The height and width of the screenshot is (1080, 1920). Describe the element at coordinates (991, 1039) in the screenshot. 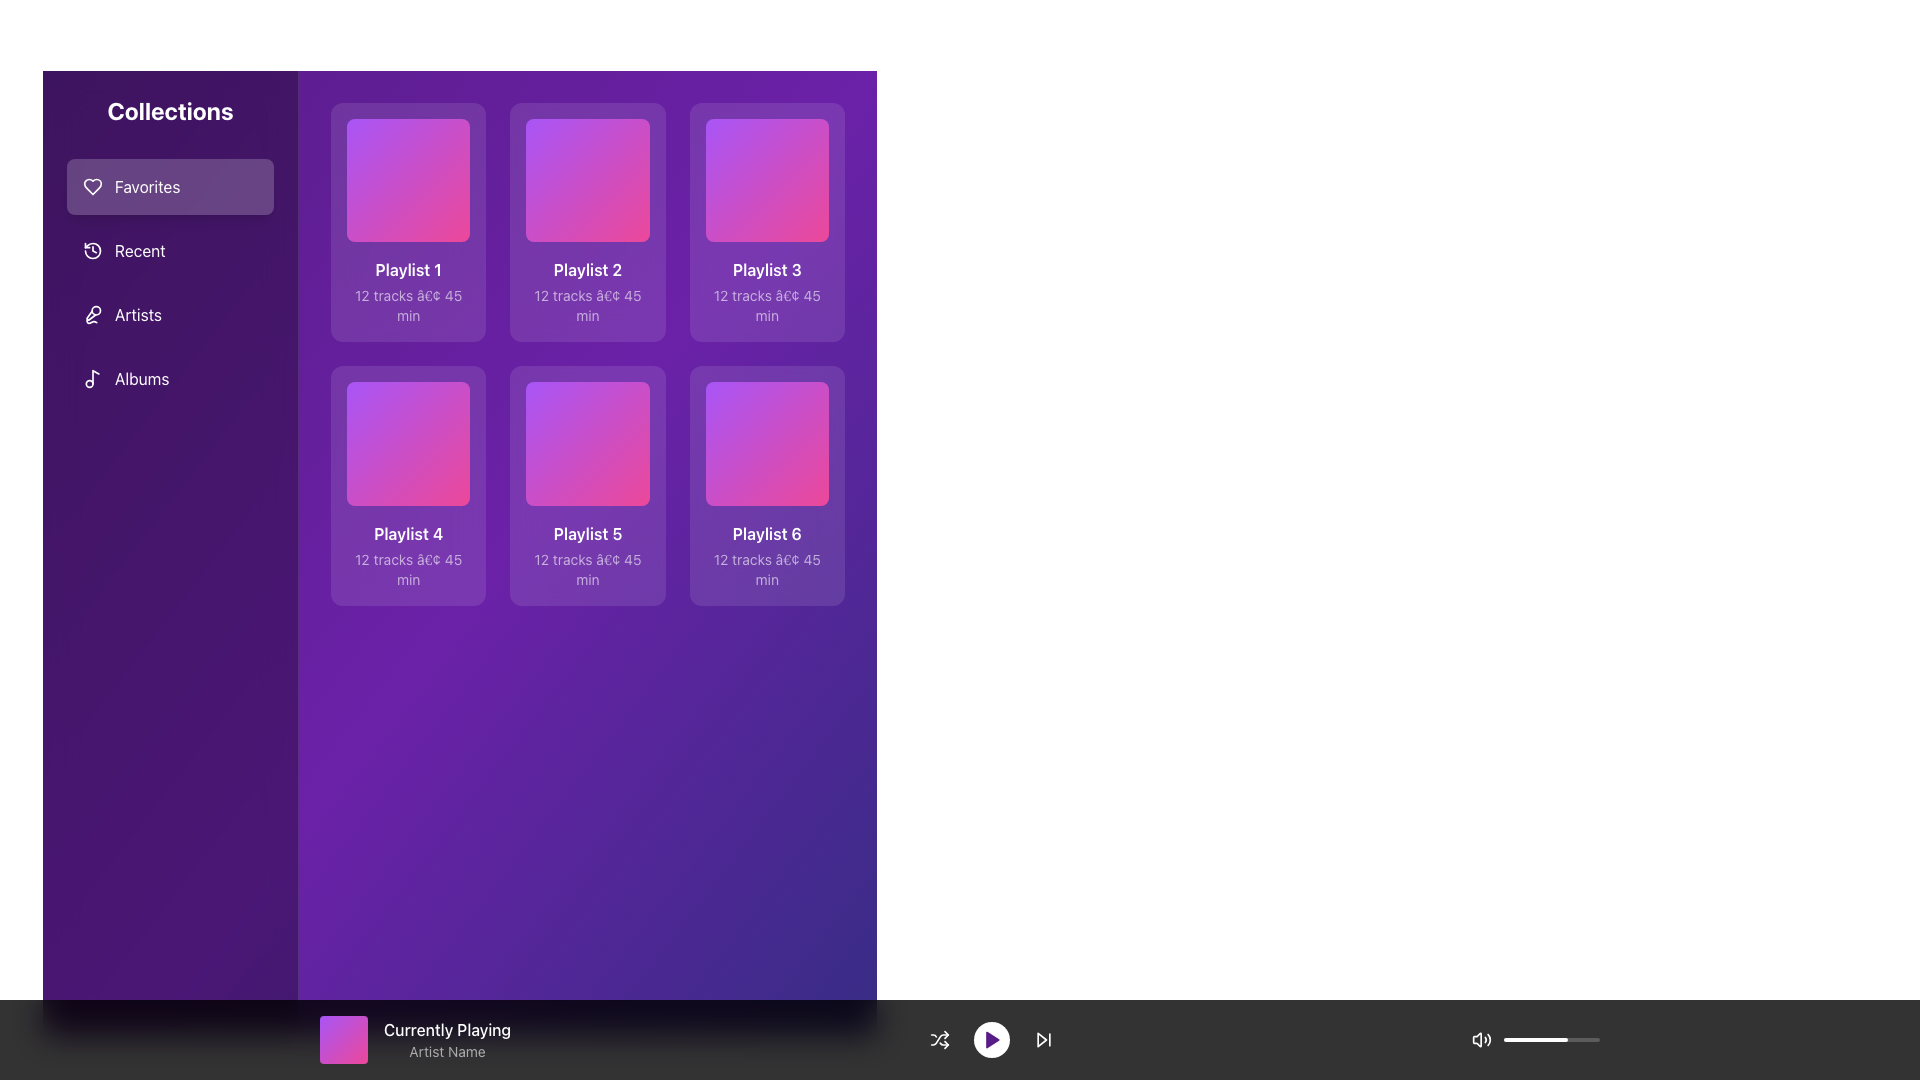

I see `the main play or pause button for controlling audio or video playback, located at the center among three buttons in the bottom-right corner of the interface` at that location.